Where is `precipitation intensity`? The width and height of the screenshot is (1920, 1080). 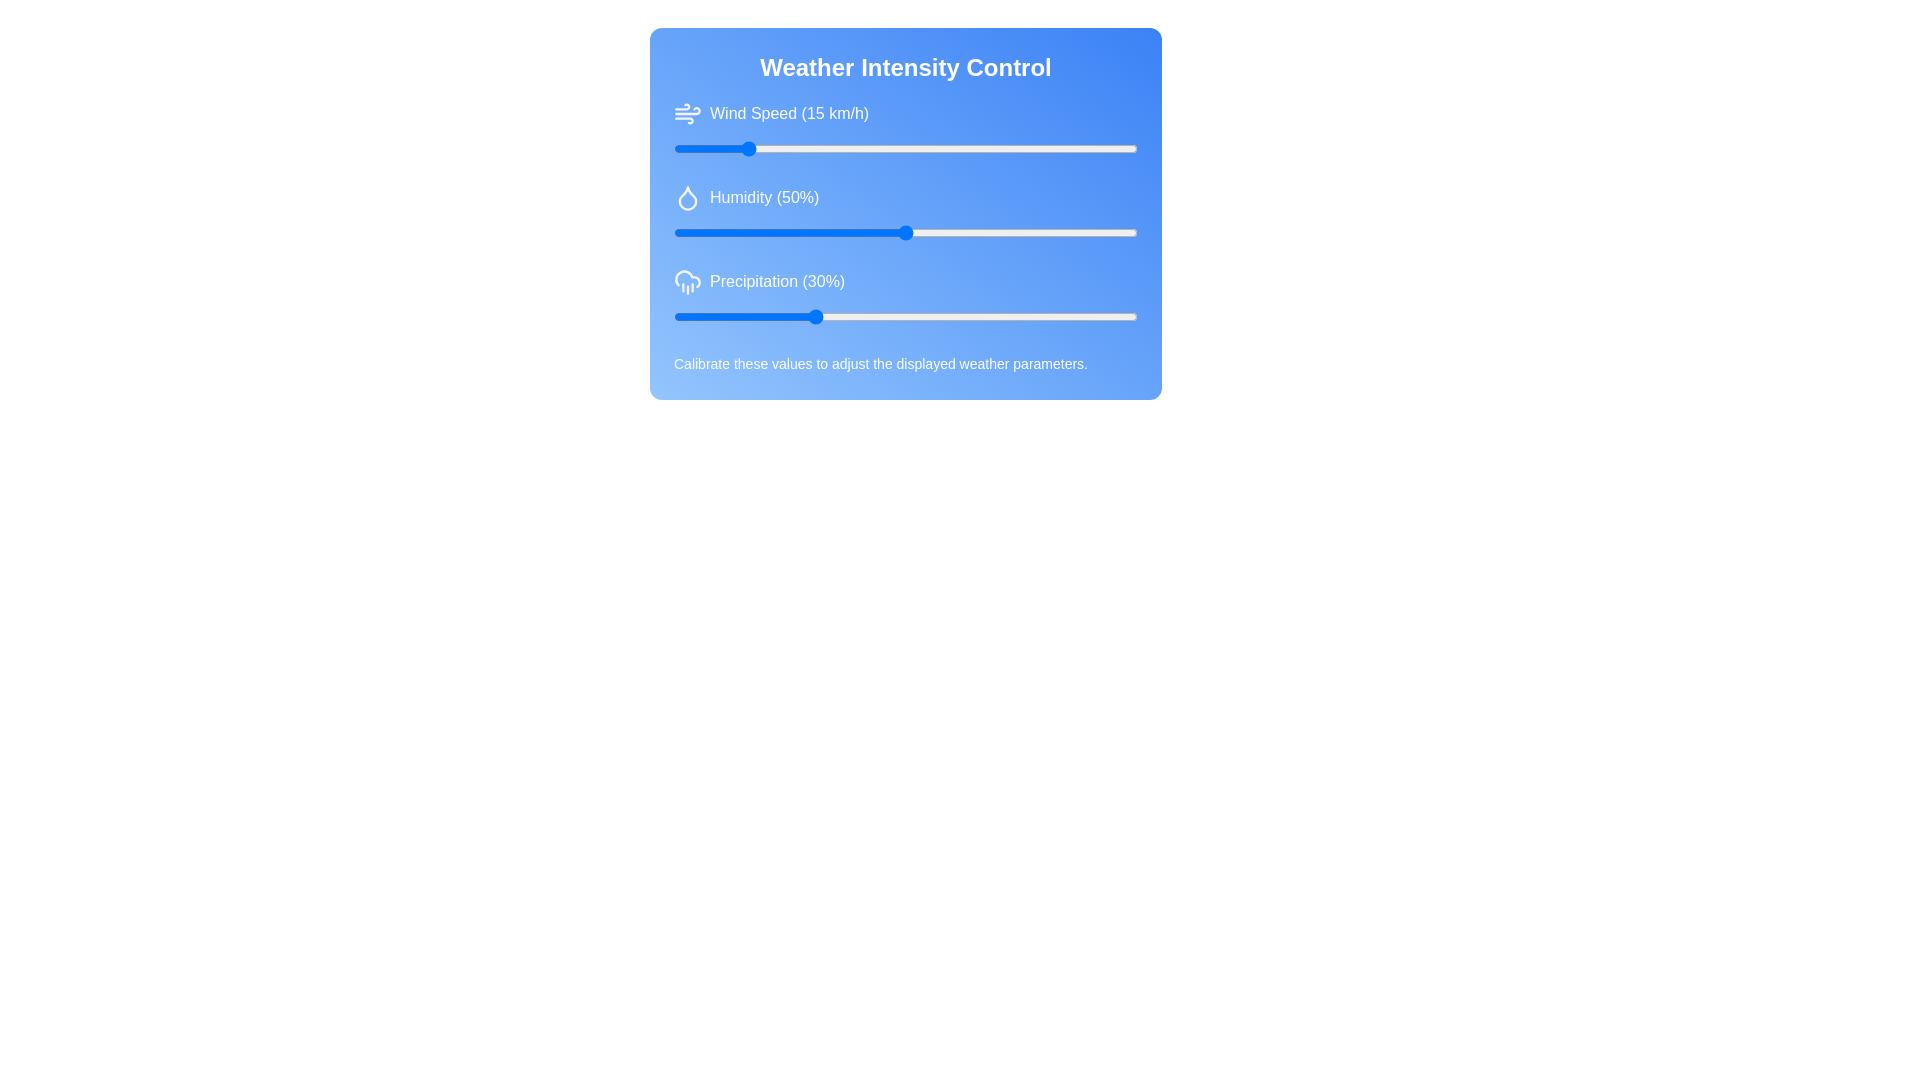
precipitation intensity is located at coordinates (836, 315).